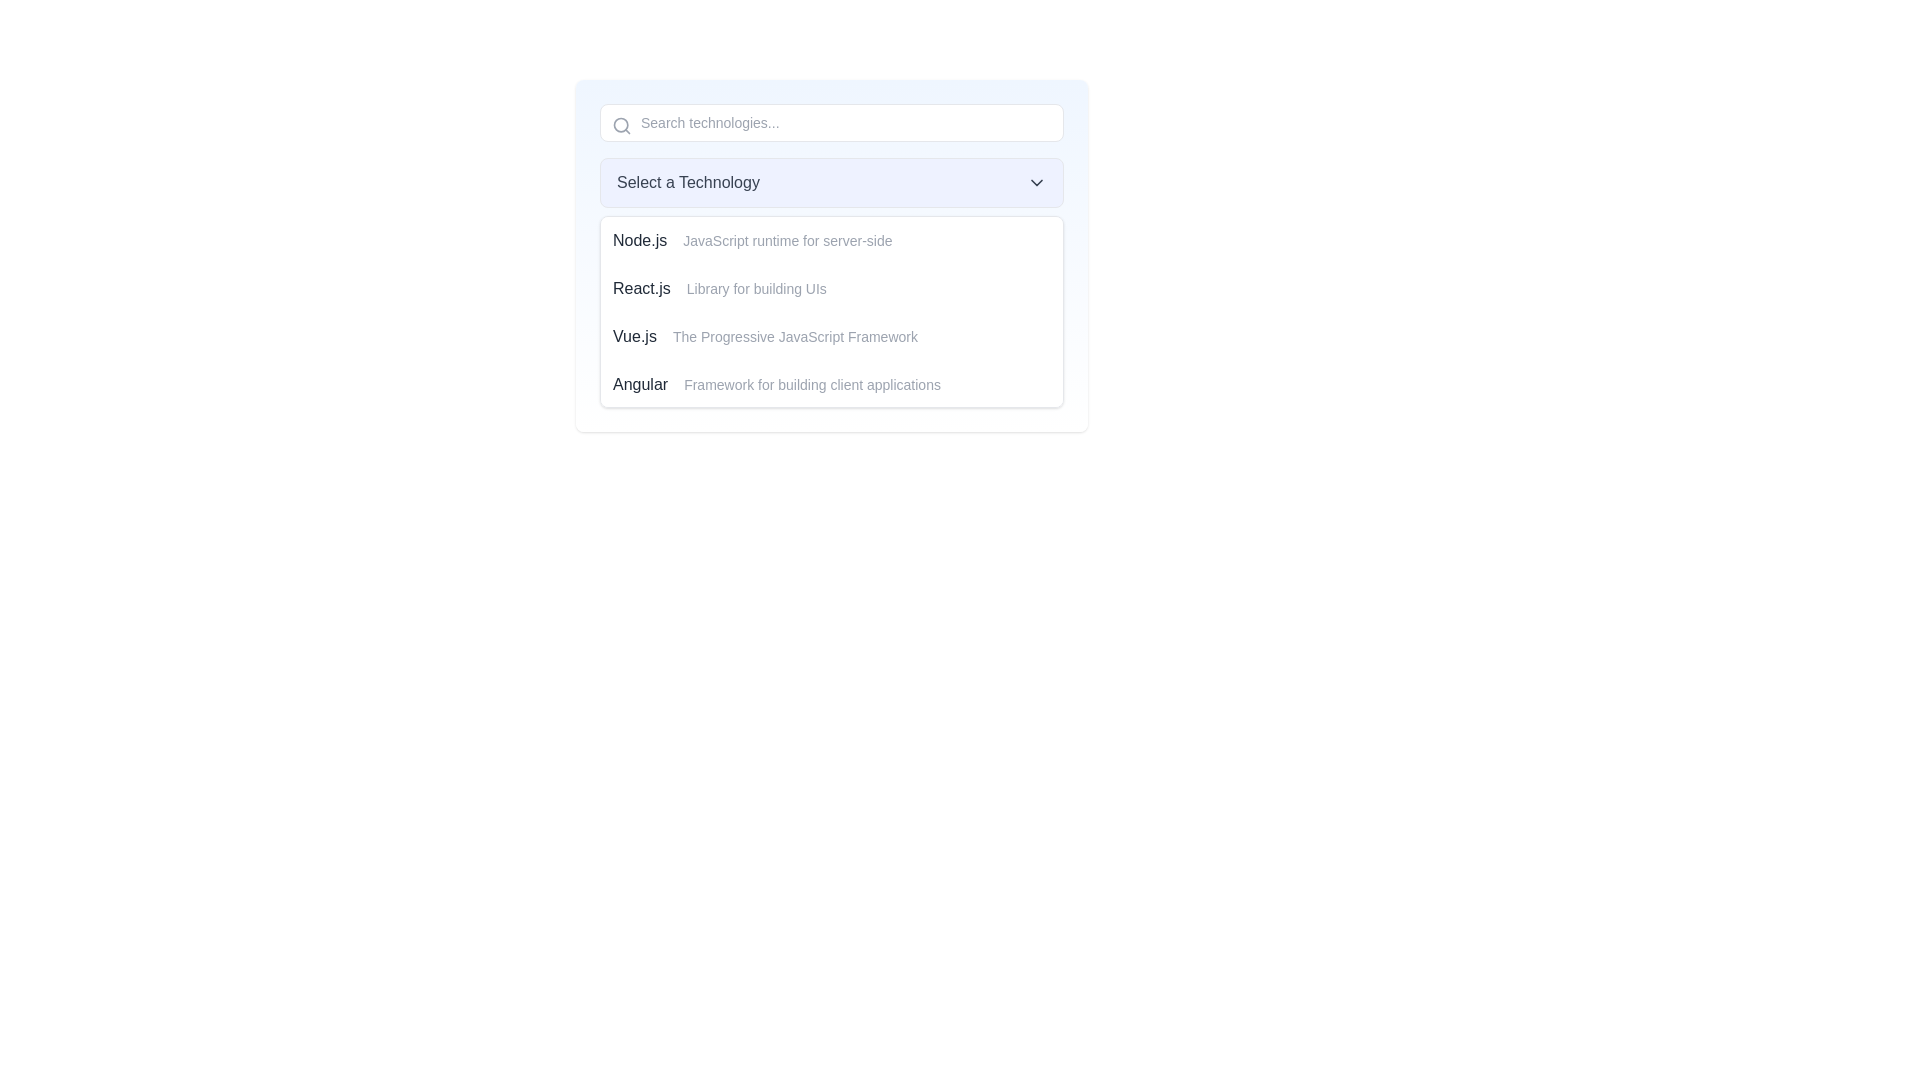 This screenshot has height=1080, width=1920. What do you see at coordinates (831, 289) in the screenshot?
I see `the second option in the dropdown menu labeled 'Select a Technology'` at bounding box center [831, 289].